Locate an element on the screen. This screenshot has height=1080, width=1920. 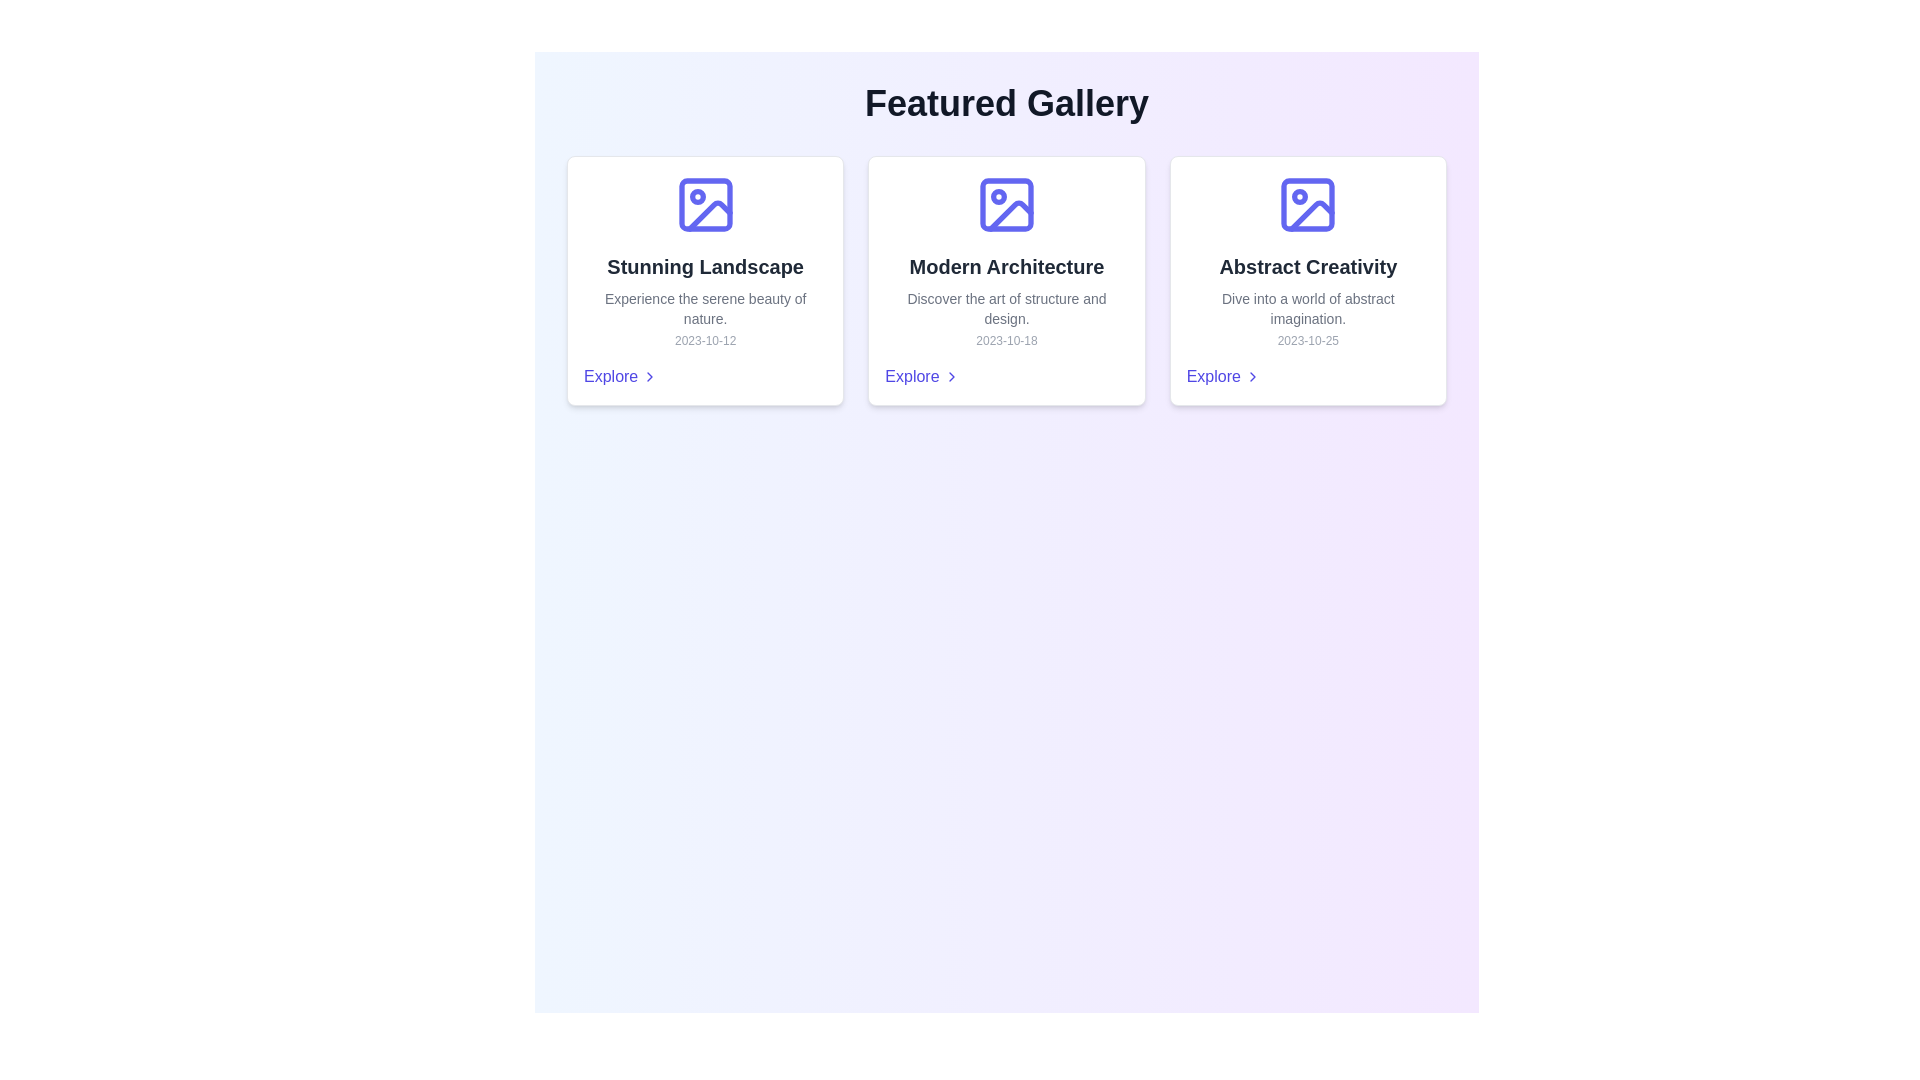
the card component displaying 'Stunning Landscape' with a white background and a purple image icon at the top is located at coordinates (705, 281).